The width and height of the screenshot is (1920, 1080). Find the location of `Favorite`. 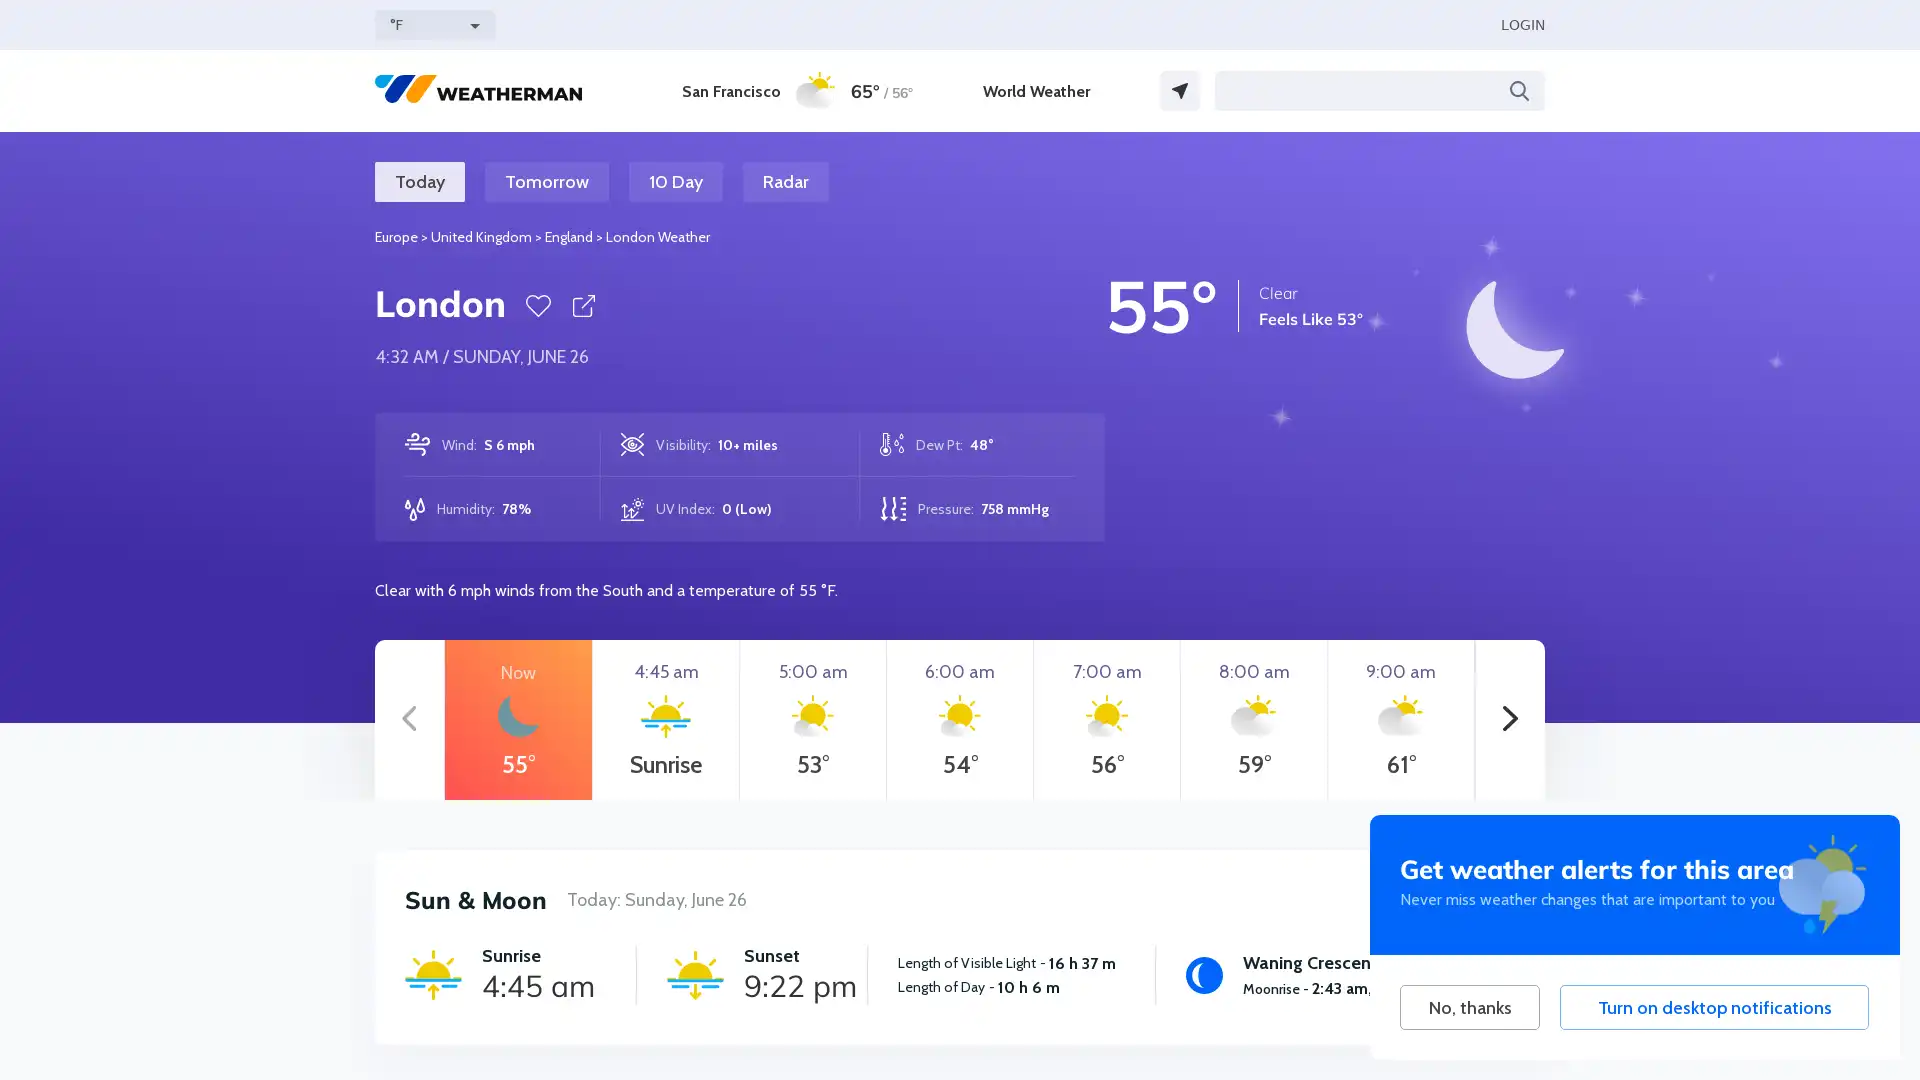

Favorite is located at coordinates (538, 305).